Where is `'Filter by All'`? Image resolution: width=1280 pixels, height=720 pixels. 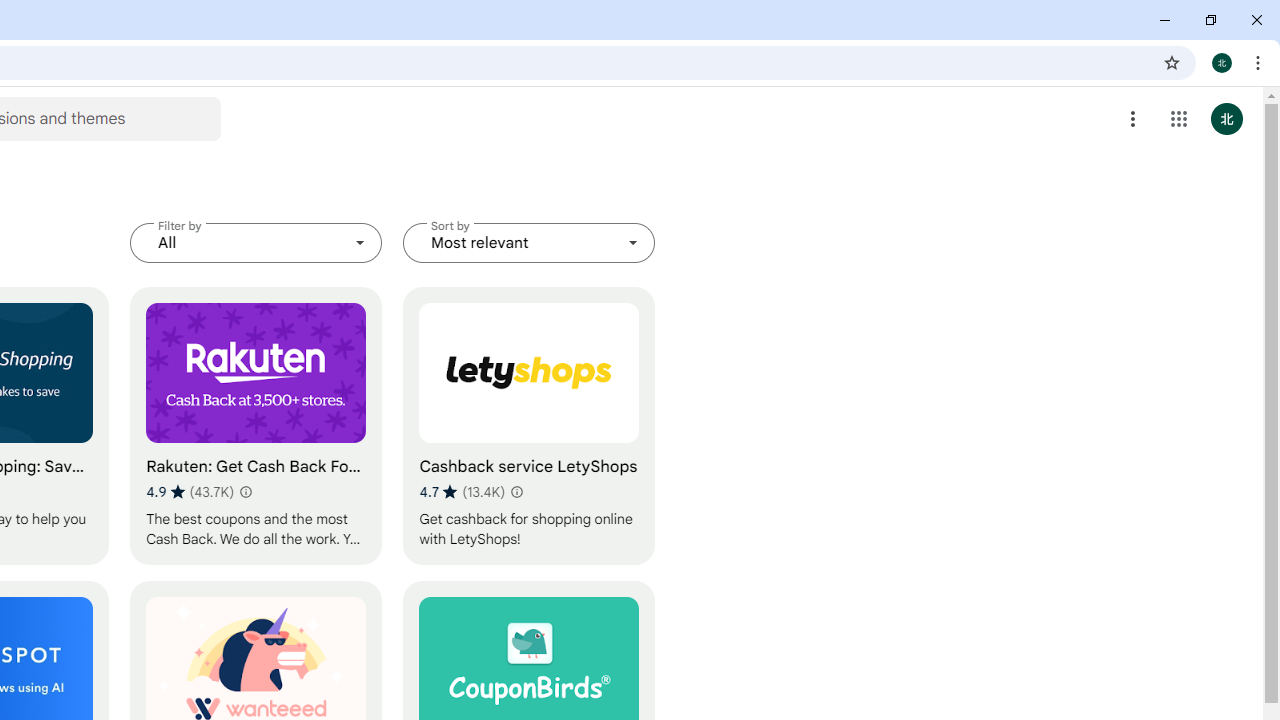 'Filter by All' is located at coordinates (255, 242).